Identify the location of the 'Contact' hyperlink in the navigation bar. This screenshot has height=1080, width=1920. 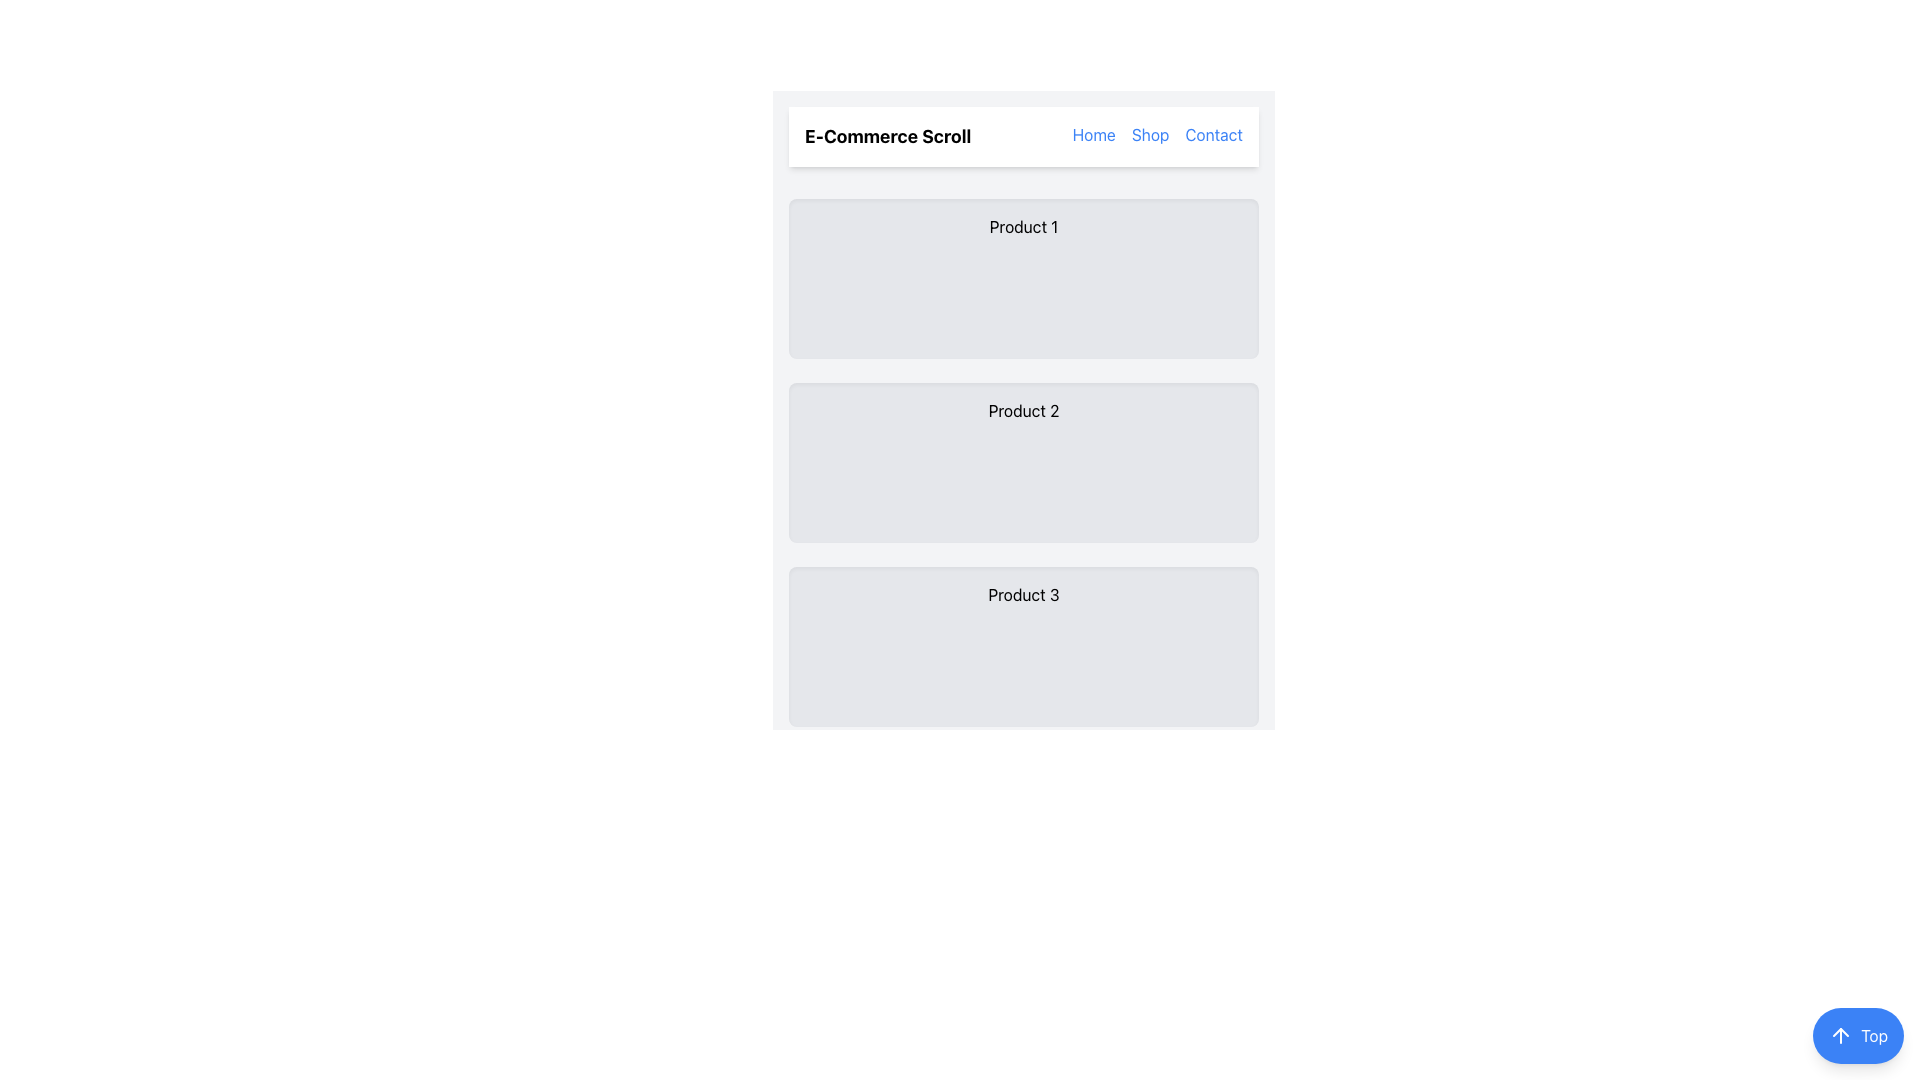
(1213, 135).